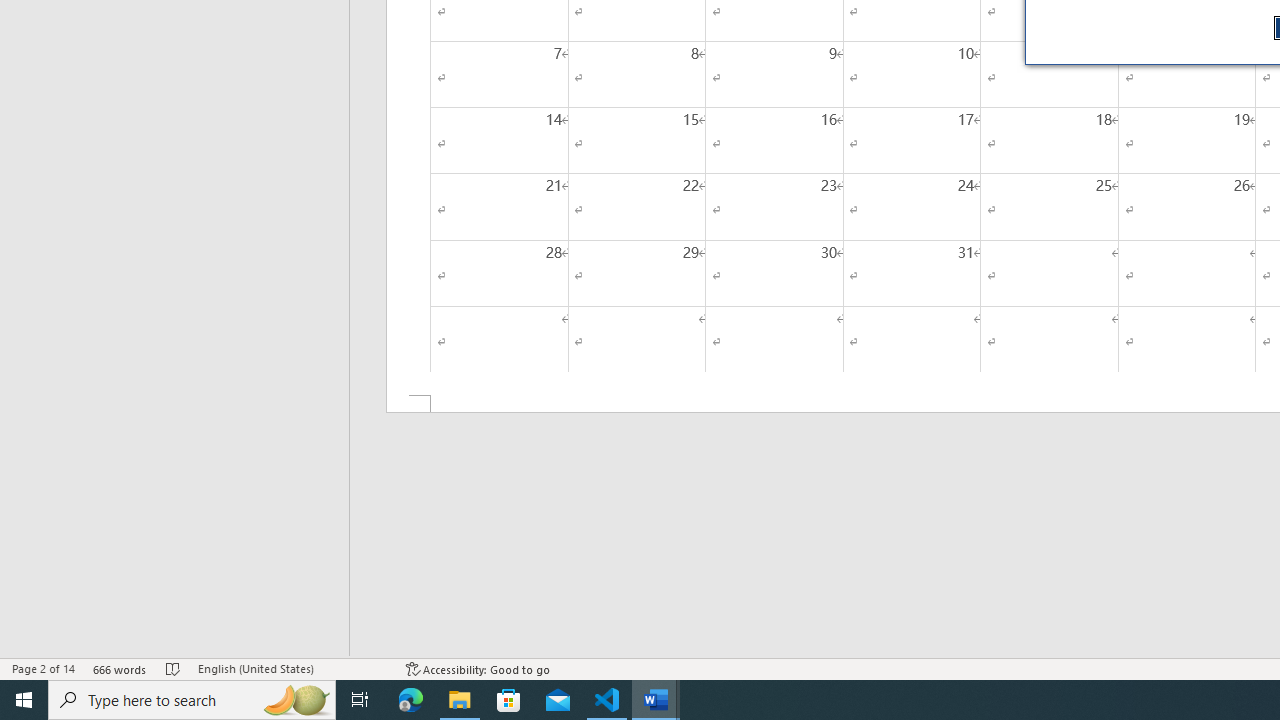 The height and width of the screenshot is (720, 1280). Describe the element at coordinates (291, 669) in the screenshot. I see `'Language English (United States)'` at that location.